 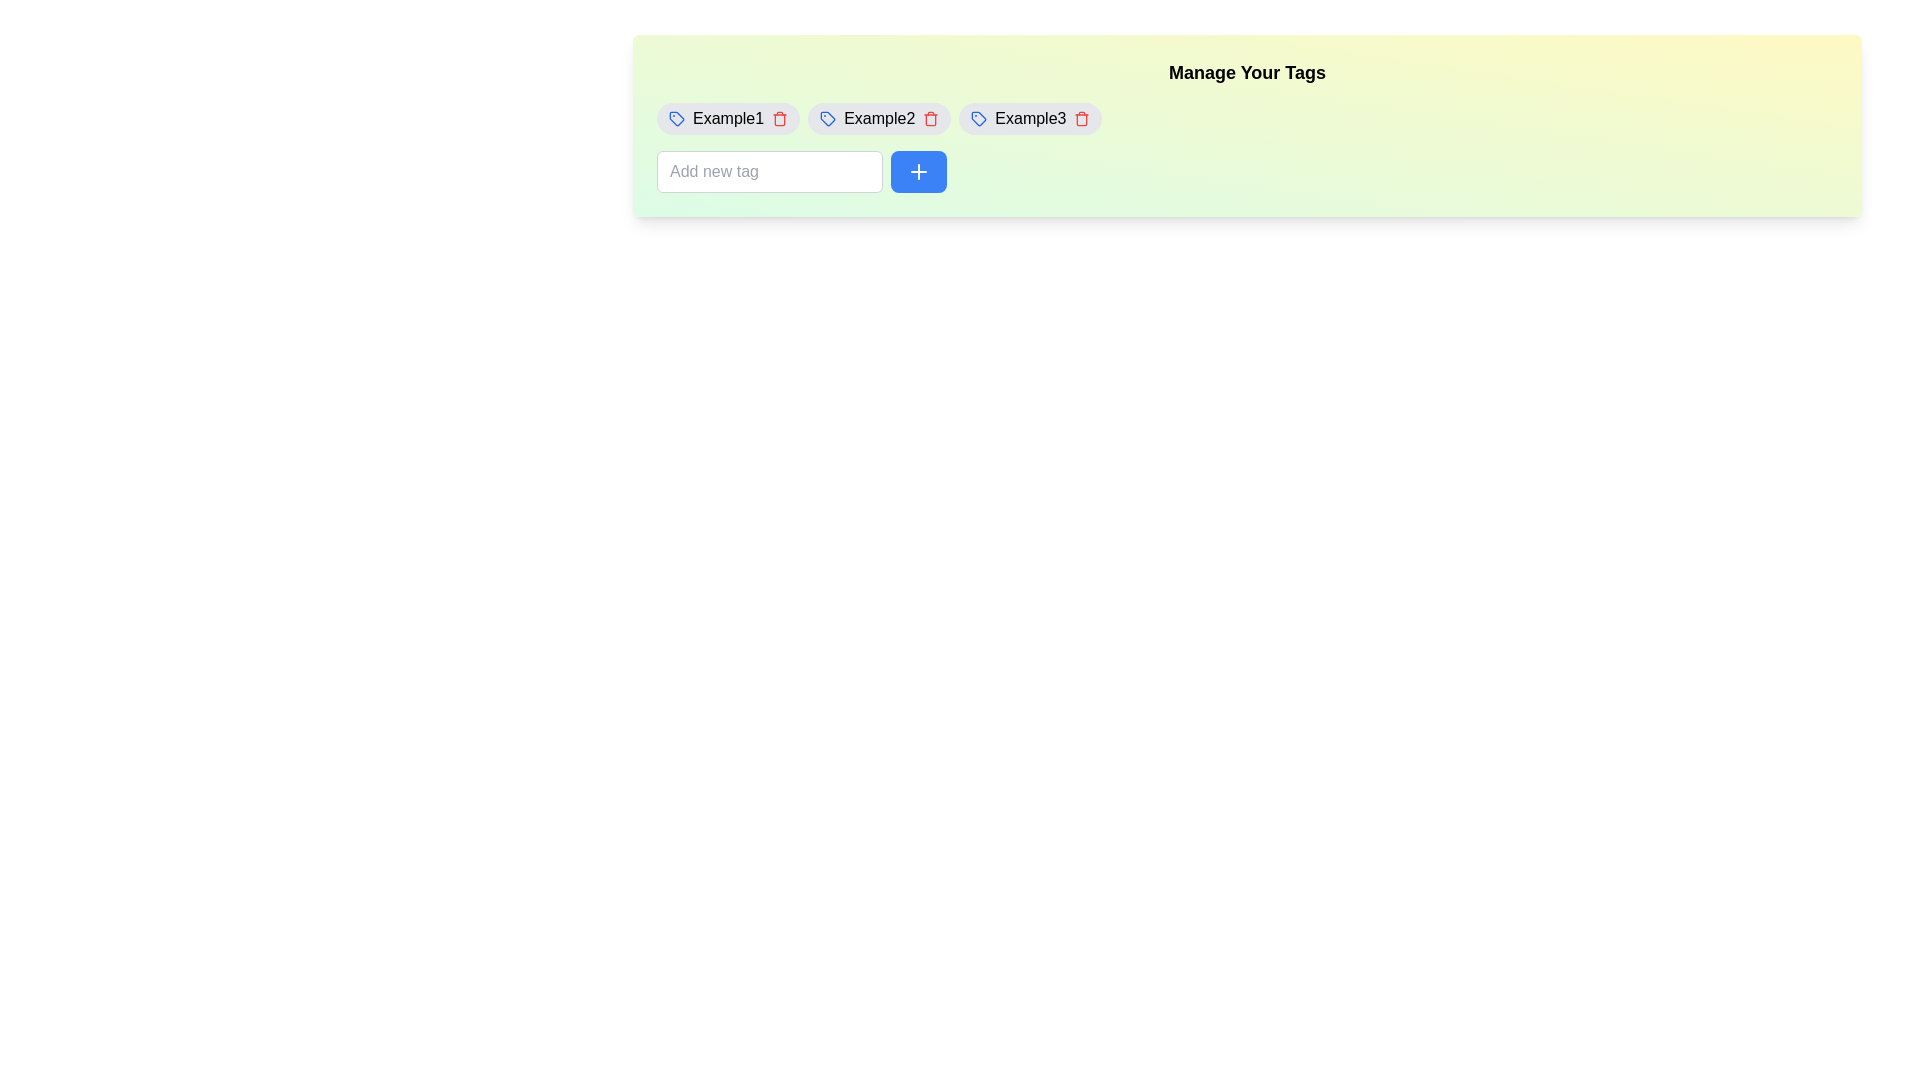 I want to click on the tag labeled 'Example2', so click(x=879, y=119).